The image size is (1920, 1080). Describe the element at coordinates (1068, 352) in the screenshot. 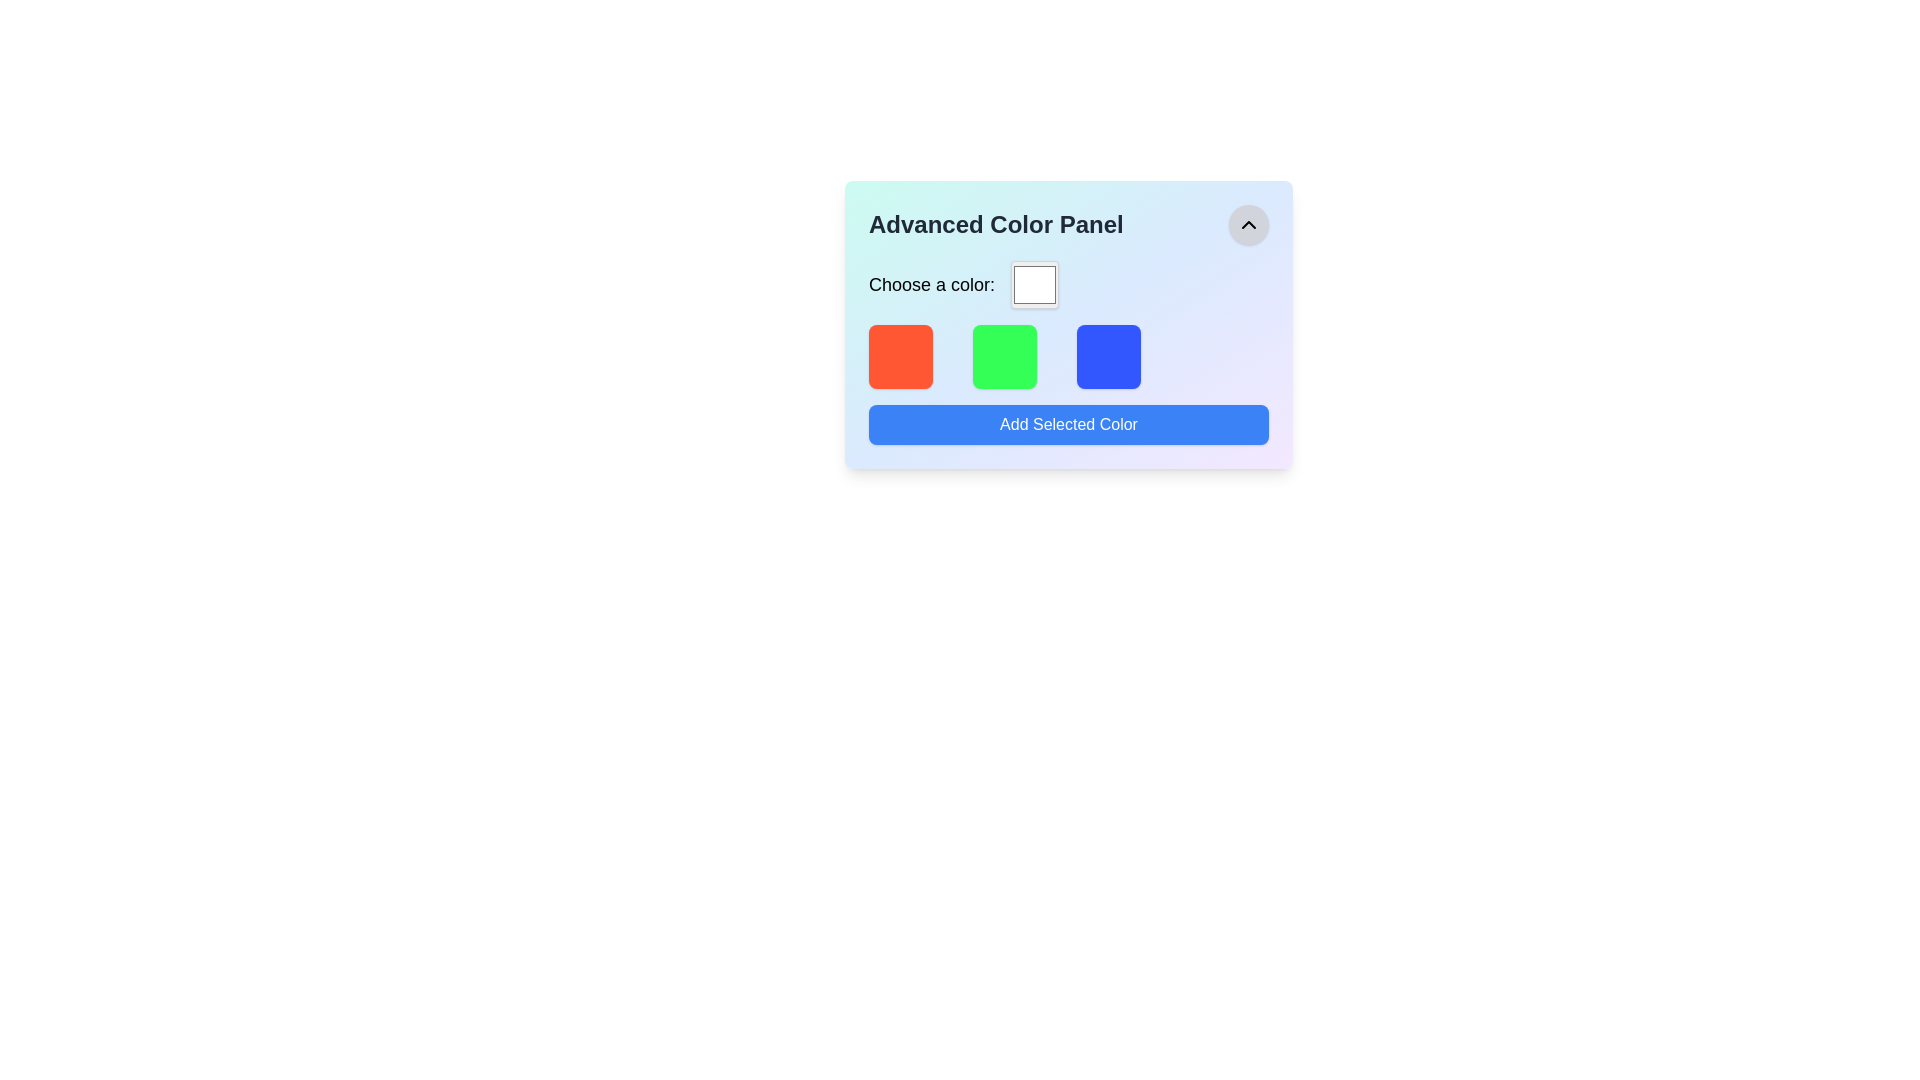

I see `a color from the color palette in the 'Advanced Color Panel' section by clicking on it` at that location.